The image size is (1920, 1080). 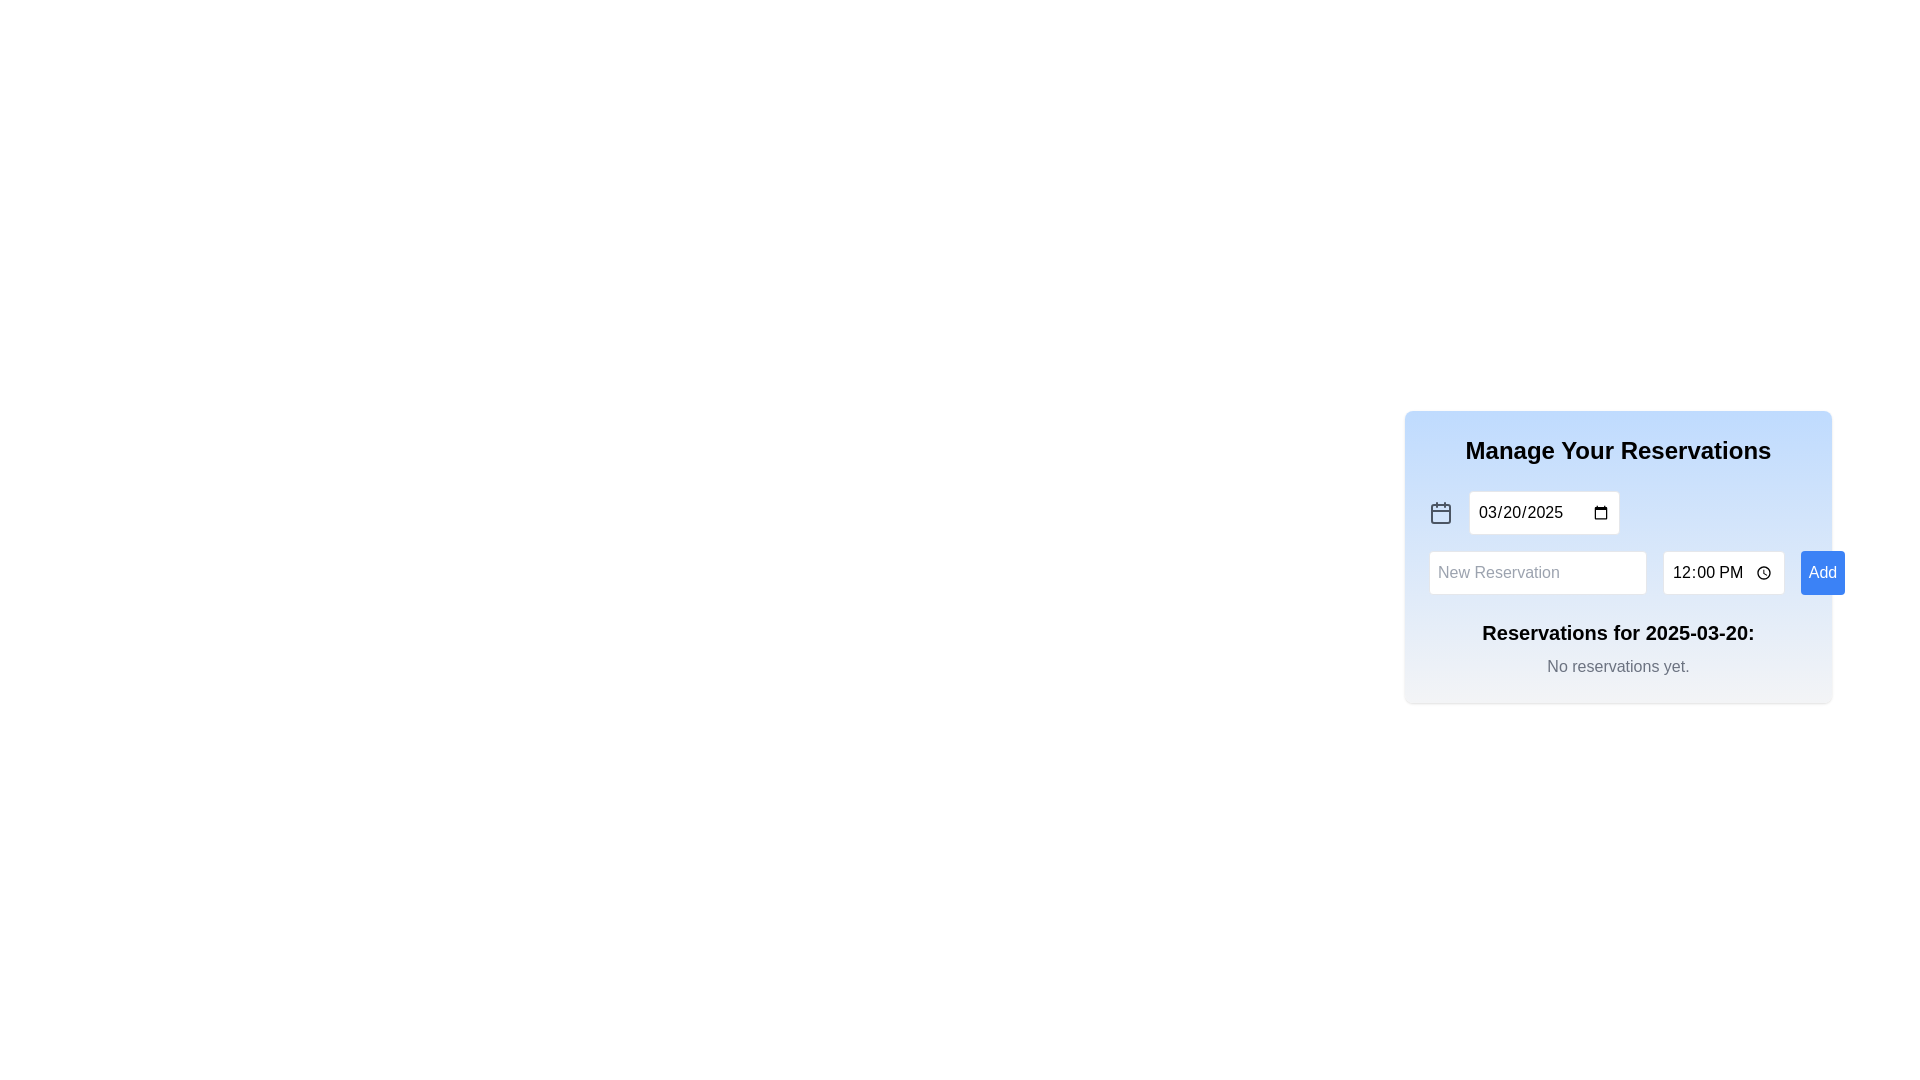 What do you see at coordinates (1823, 573) in the screenshot?
I see `the confirmation button located to the right of the time input field` at bounding box center [1823, 573].